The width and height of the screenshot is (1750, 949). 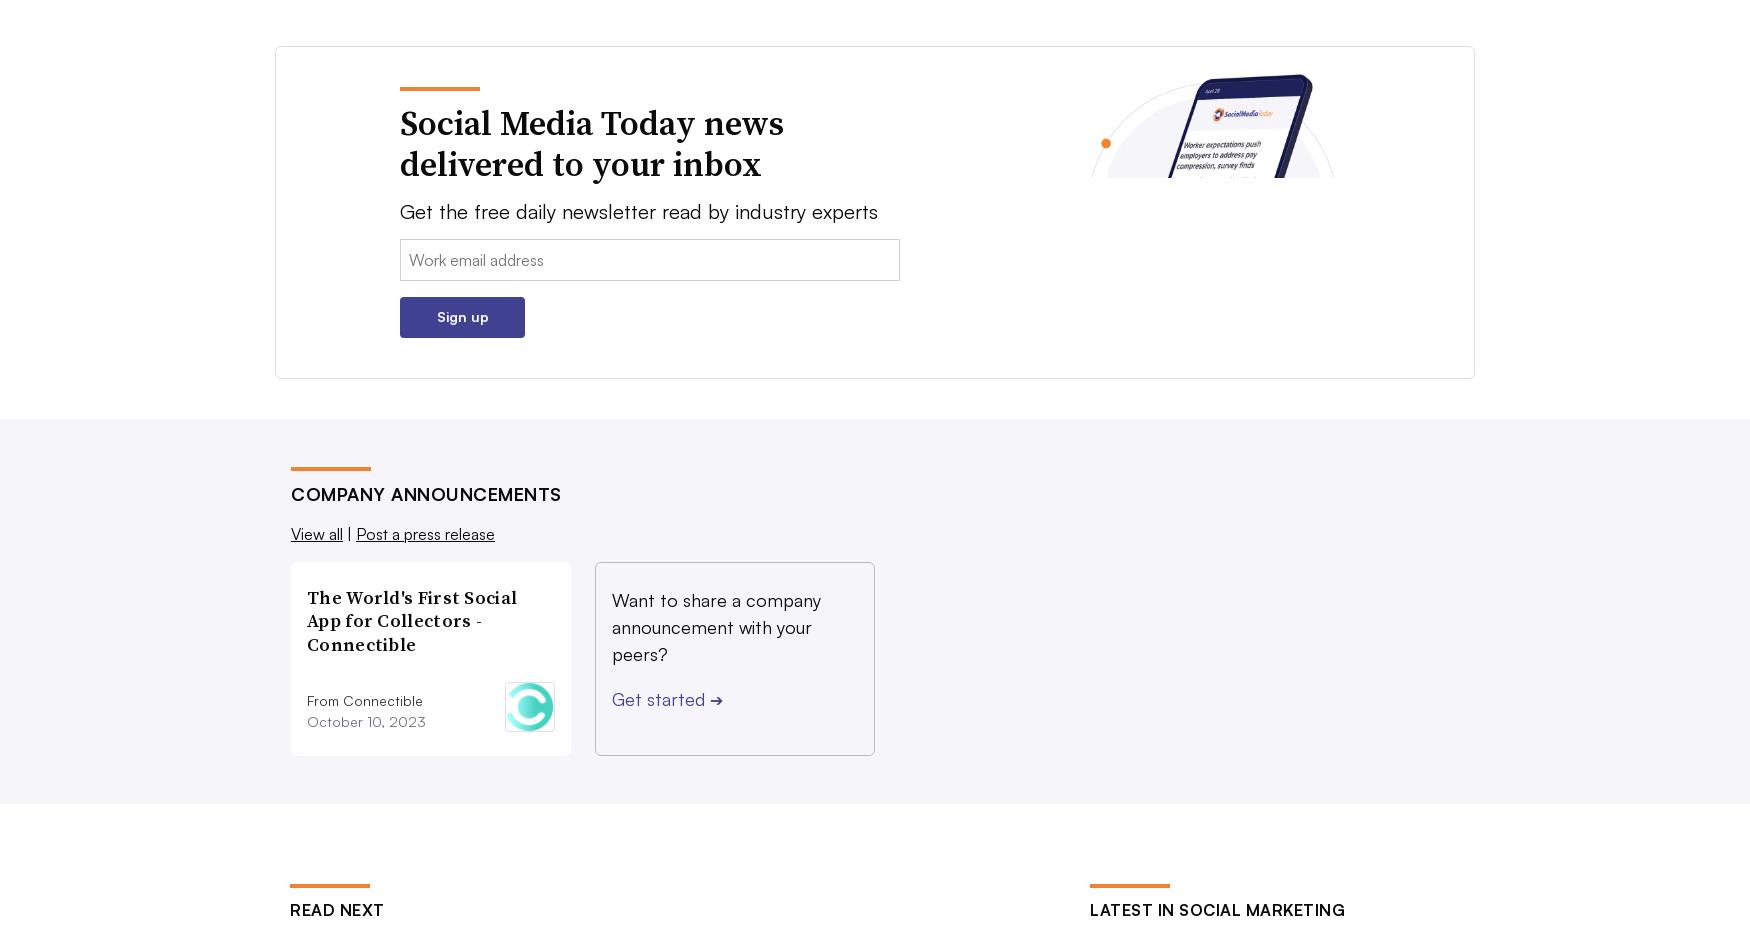 I want to click on 'Social Media Today news delivered to your inbox', so click(x=592, y=143).